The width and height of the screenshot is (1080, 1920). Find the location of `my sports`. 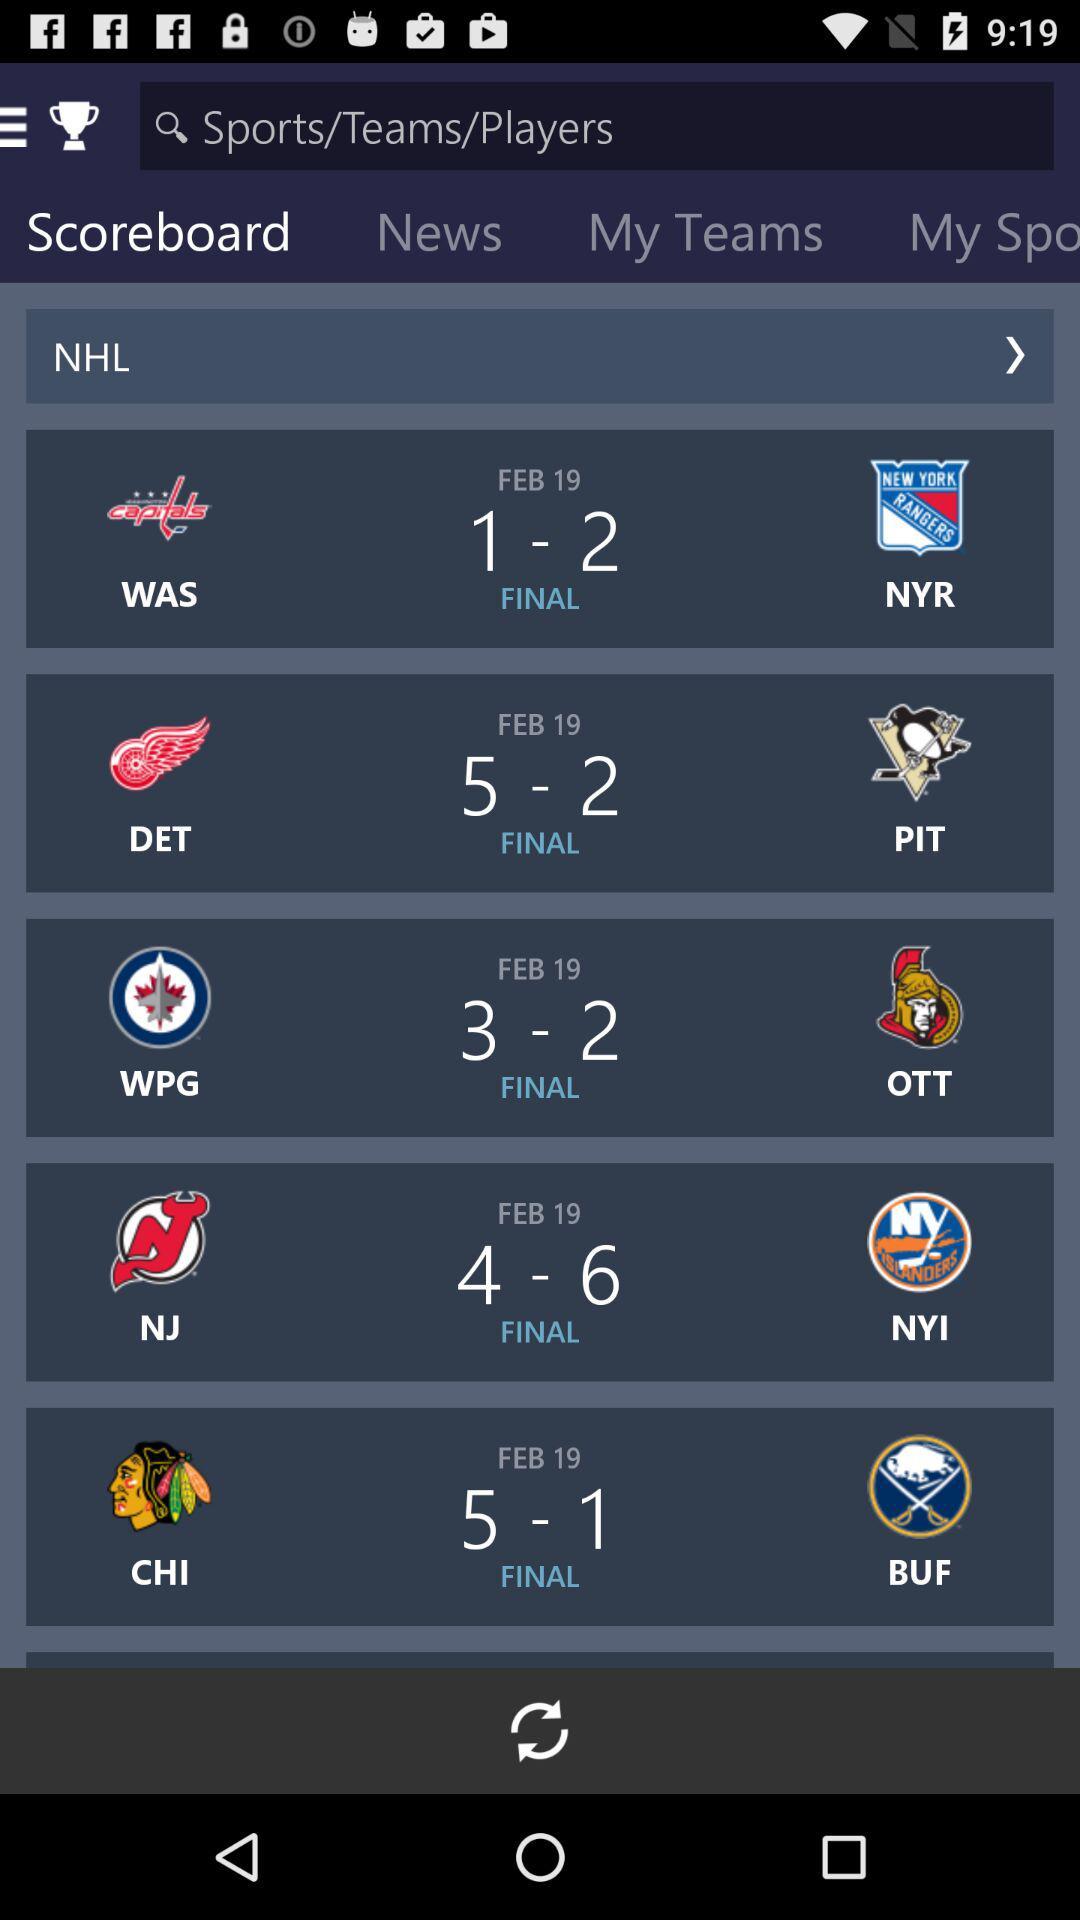

my sports is located at coordinates (979, 235).